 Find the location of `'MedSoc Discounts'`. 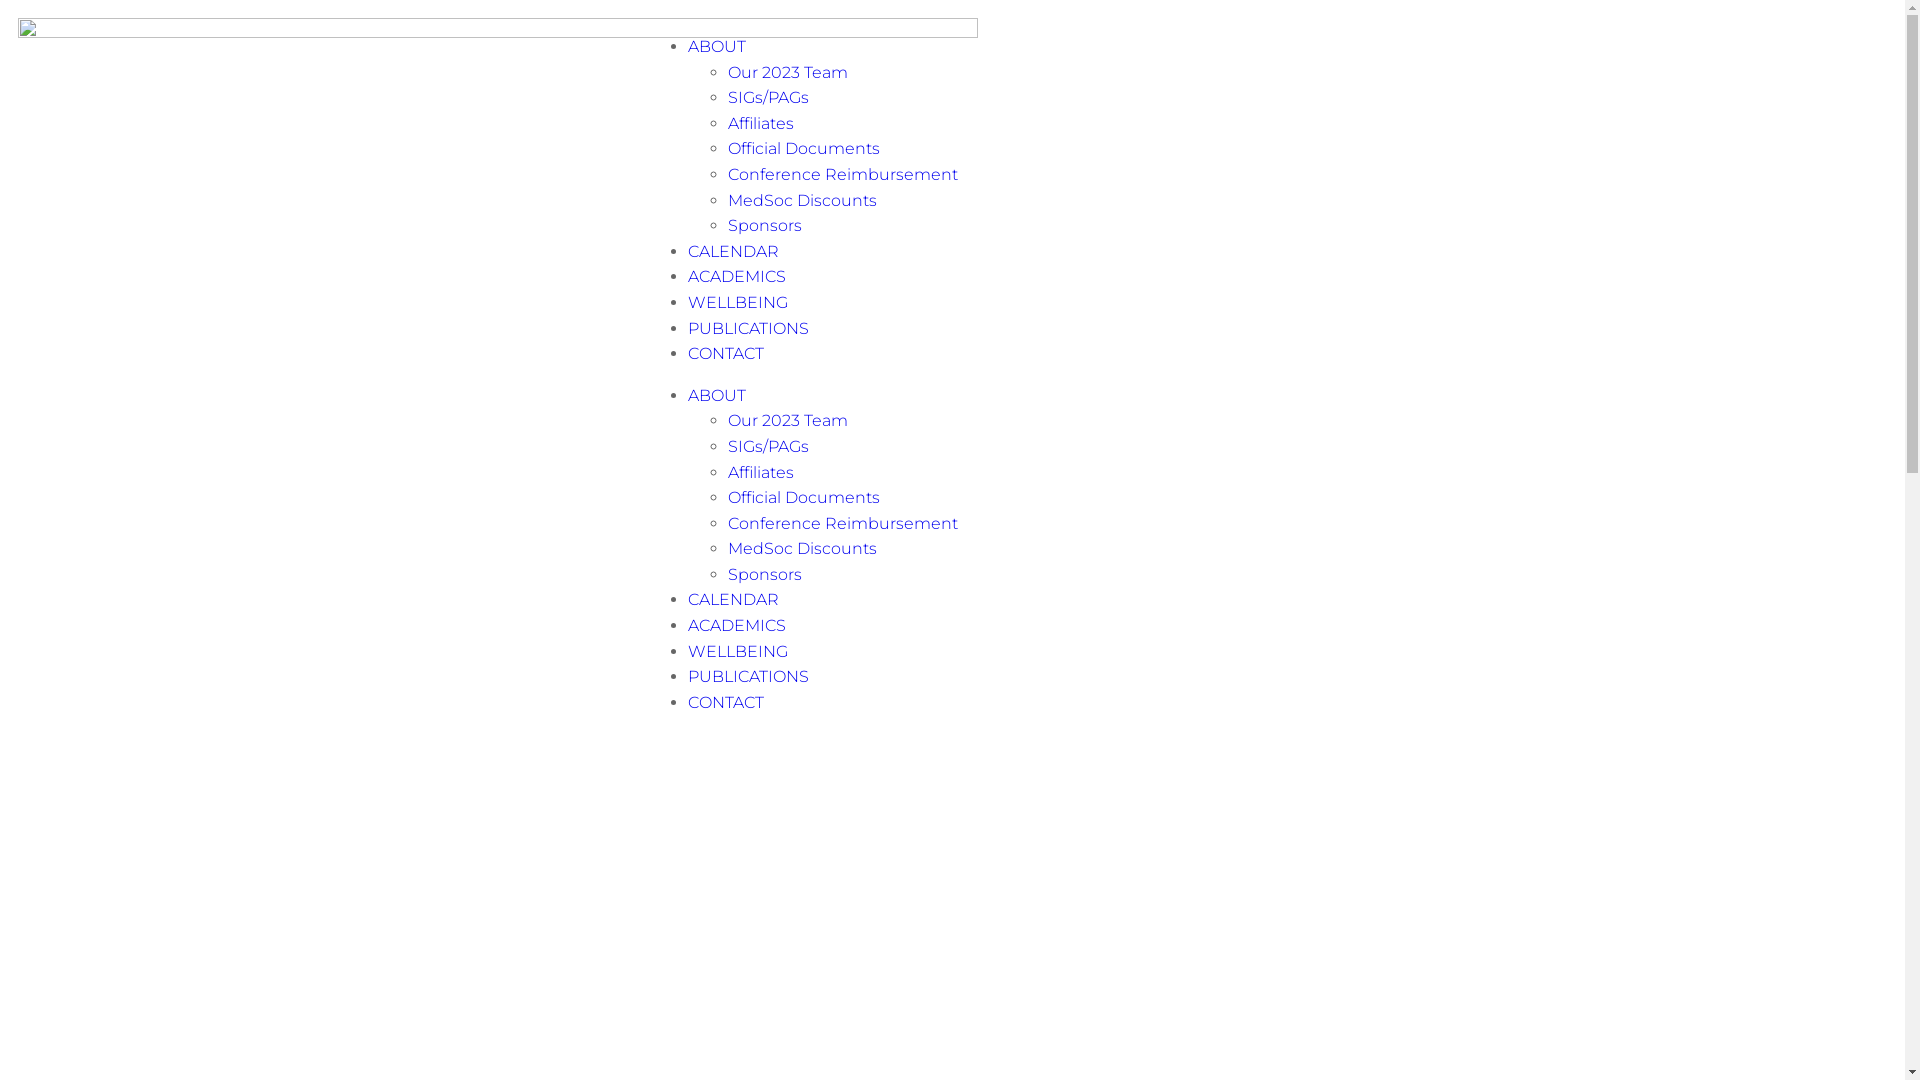

'MedSoc Discounts' is located at coordinates (802, 548).